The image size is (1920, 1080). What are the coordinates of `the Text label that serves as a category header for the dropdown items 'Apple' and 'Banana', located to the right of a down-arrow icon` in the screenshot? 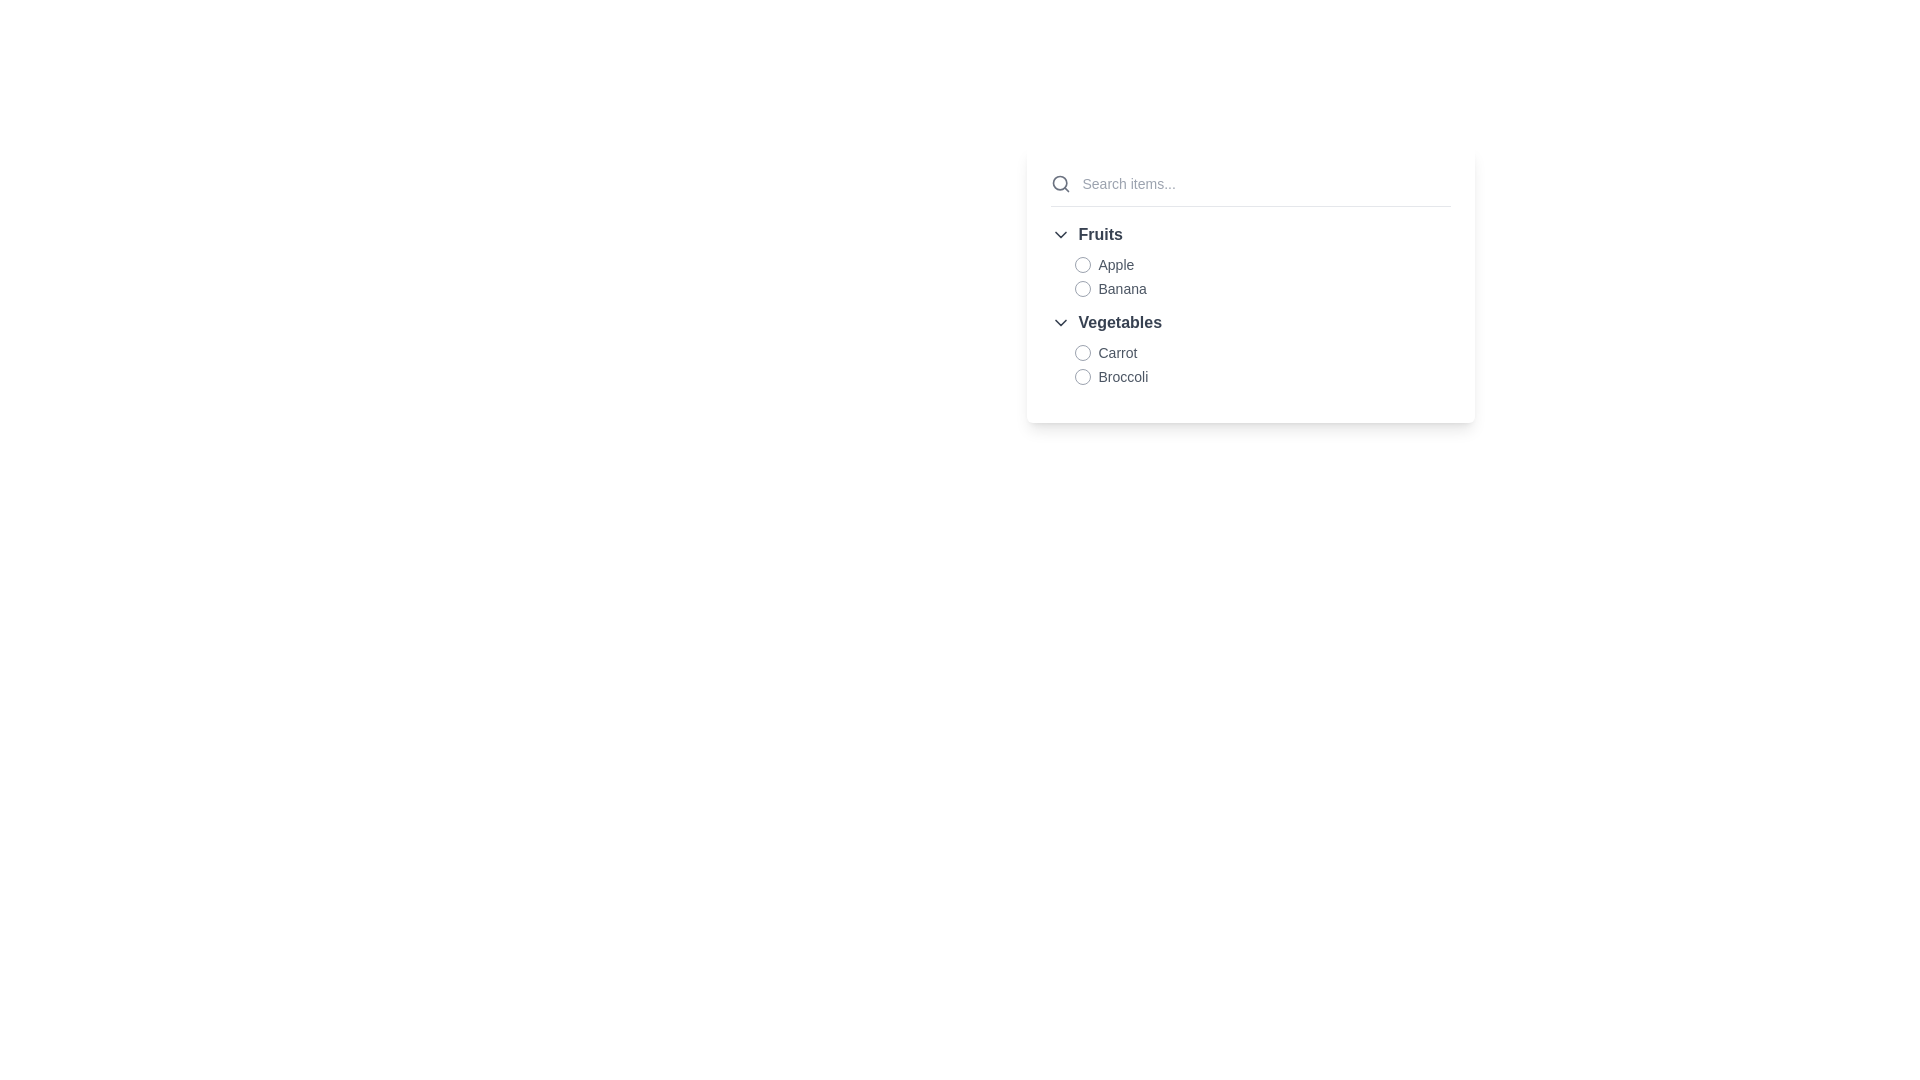 It's located at (1099, 234).